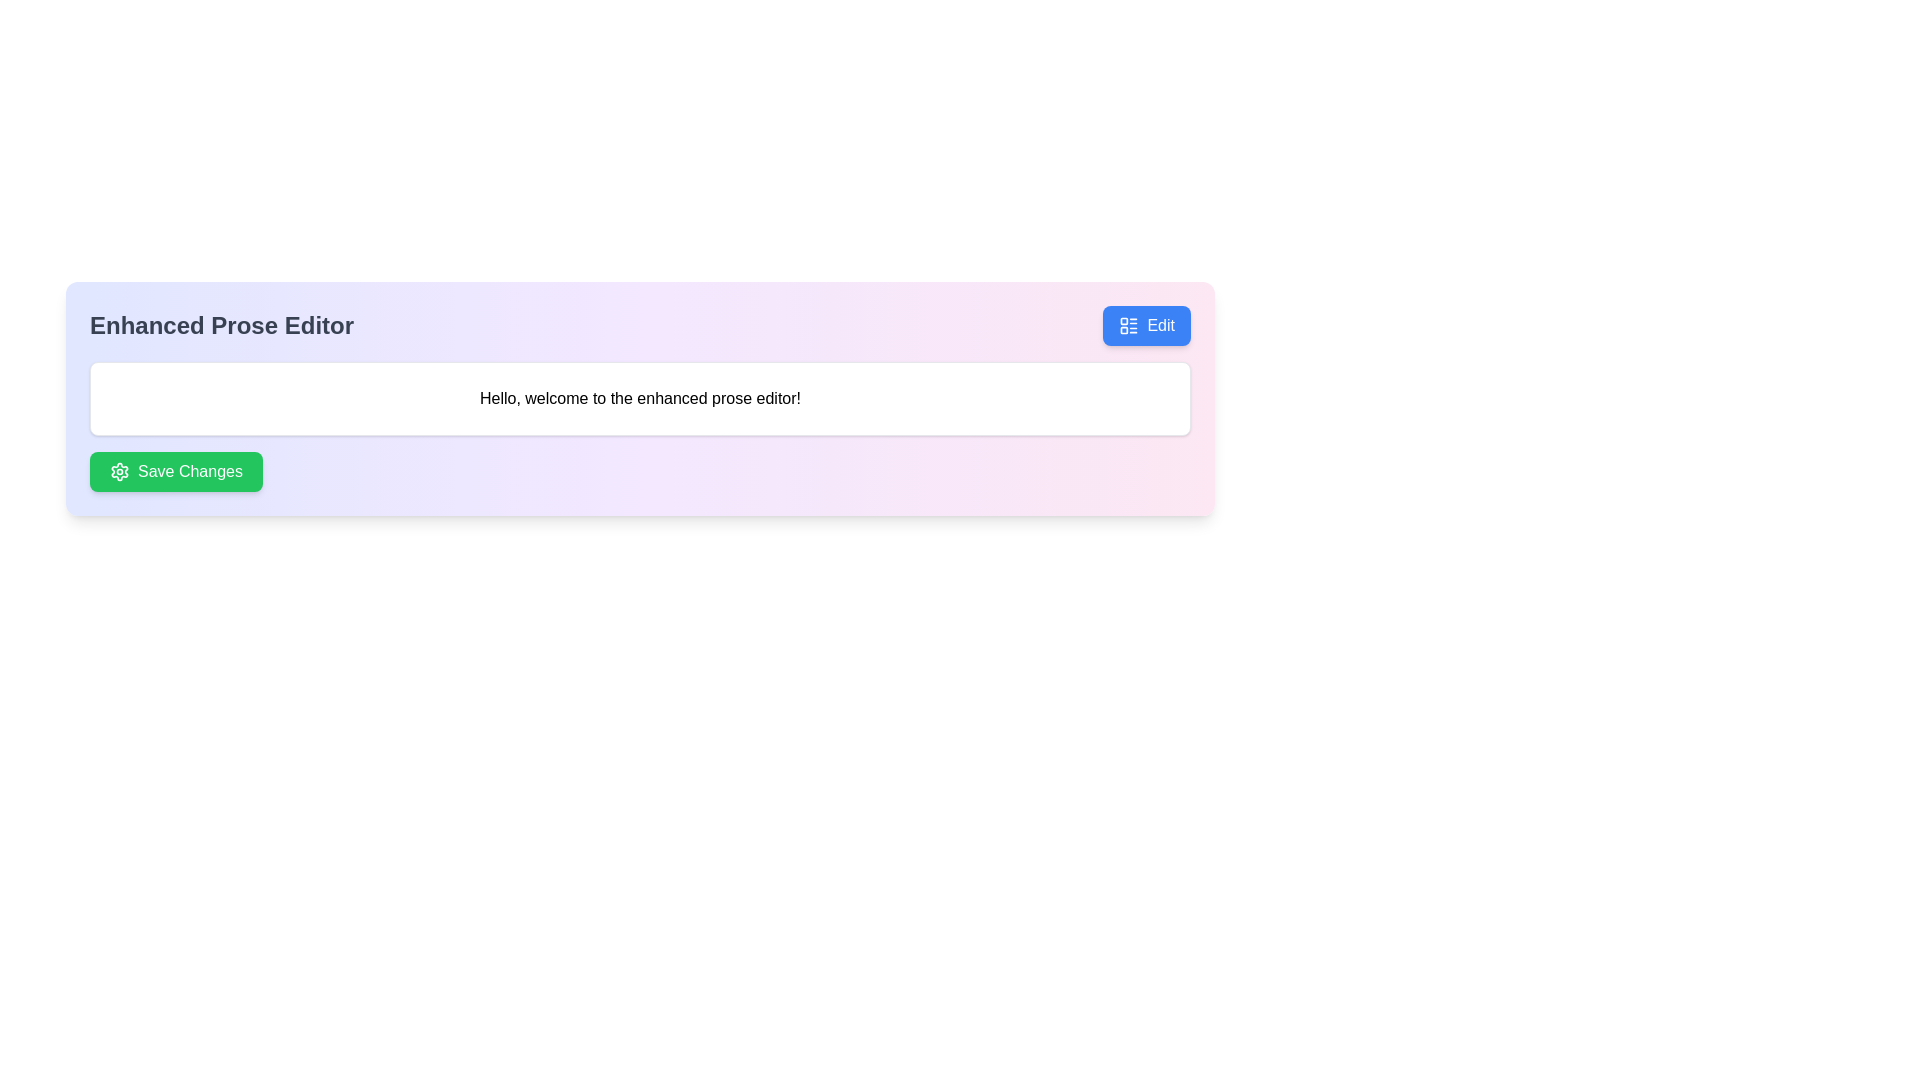 The height and width of the screenshot is (1080, 1920). Describe the element at coordinates (119, 471) in the screenshot. I see `the gear or settings icon located within the 'Save Changes' button, which is outlined in white strokes and positioned to the left of the 'Save Changes' text label` at that location.